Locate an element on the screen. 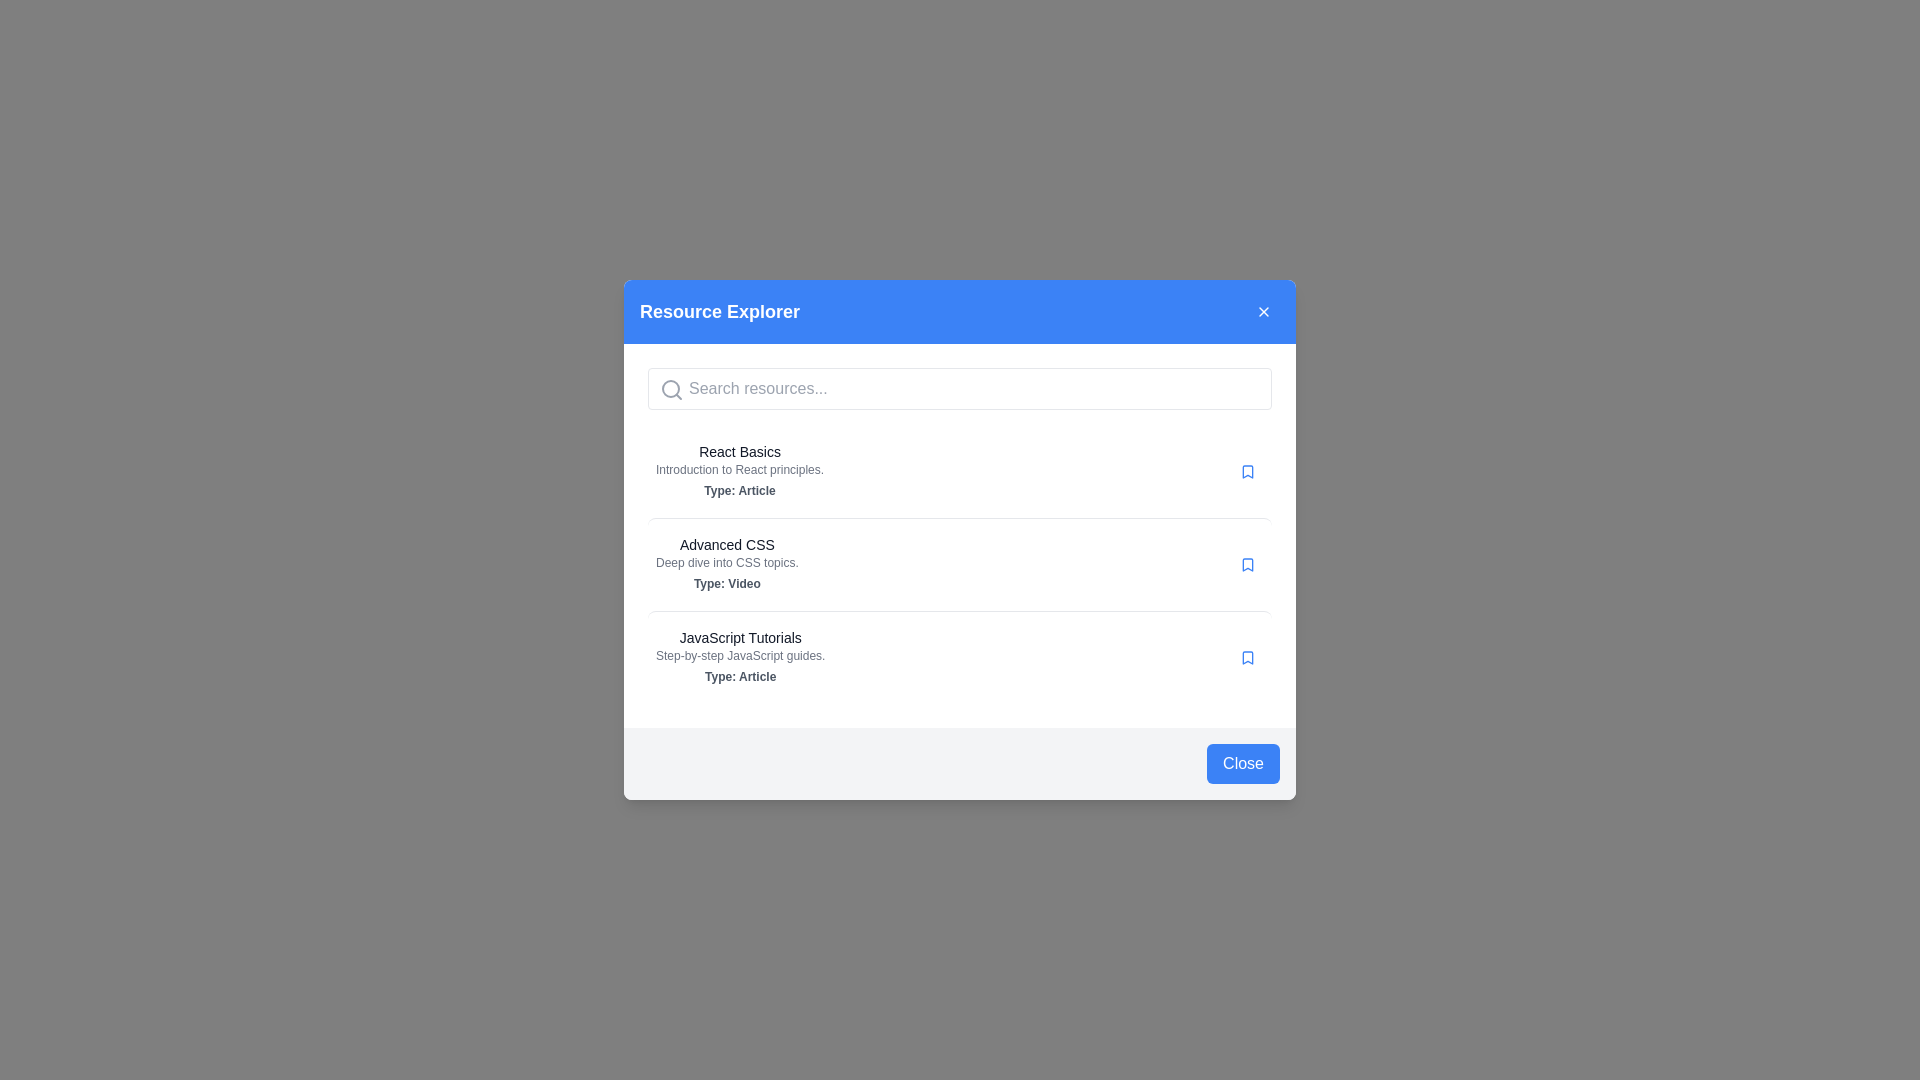  the small, blue-outlined bookmark icon button located at the rightmost part of the row containing the text 'Advanced CSS' for accessibility navigation is located at coordinates (1247, 564).